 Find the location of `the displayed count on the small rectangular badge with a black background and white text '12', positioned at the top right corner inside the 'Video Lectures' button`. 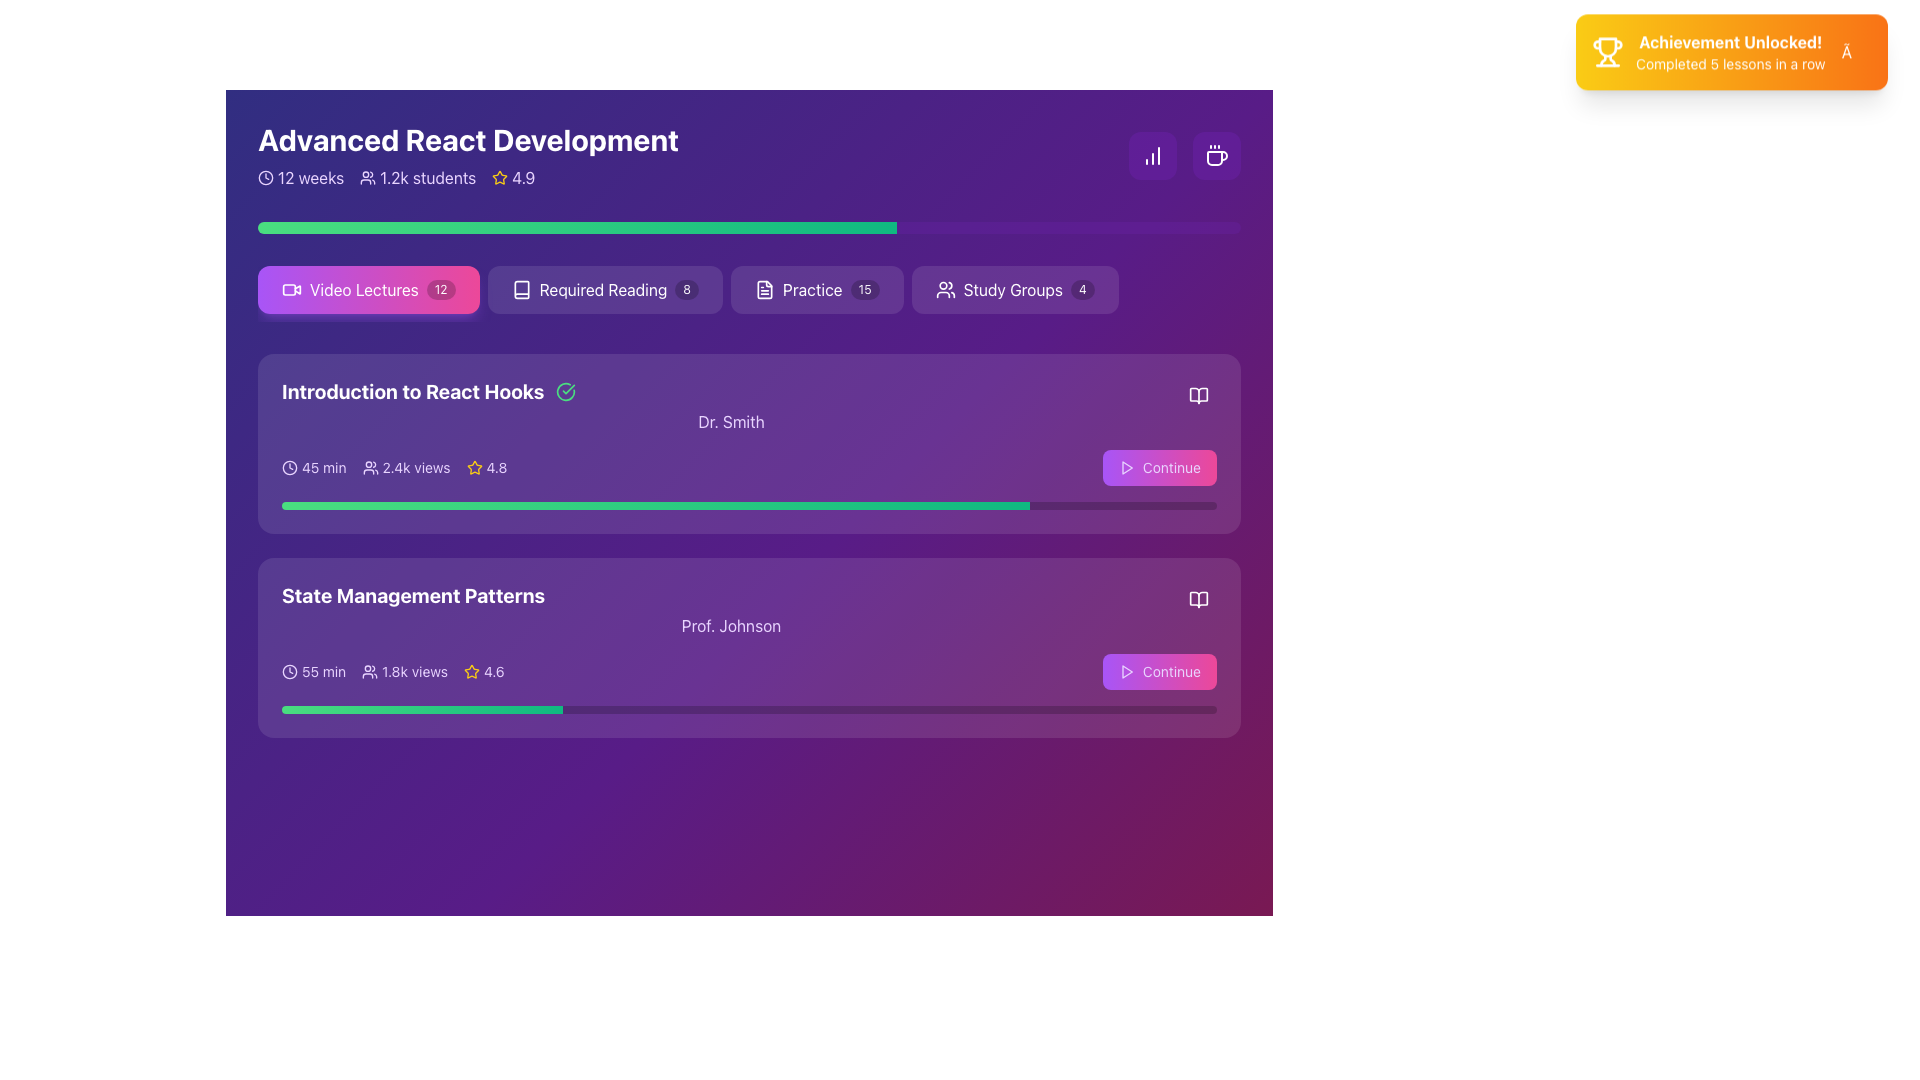

the displayed count on the small rectangular badge with a black background and white text '12', positioned at the top right corner inside the 'Video Lectures' button is located at coordinates (440, 289).